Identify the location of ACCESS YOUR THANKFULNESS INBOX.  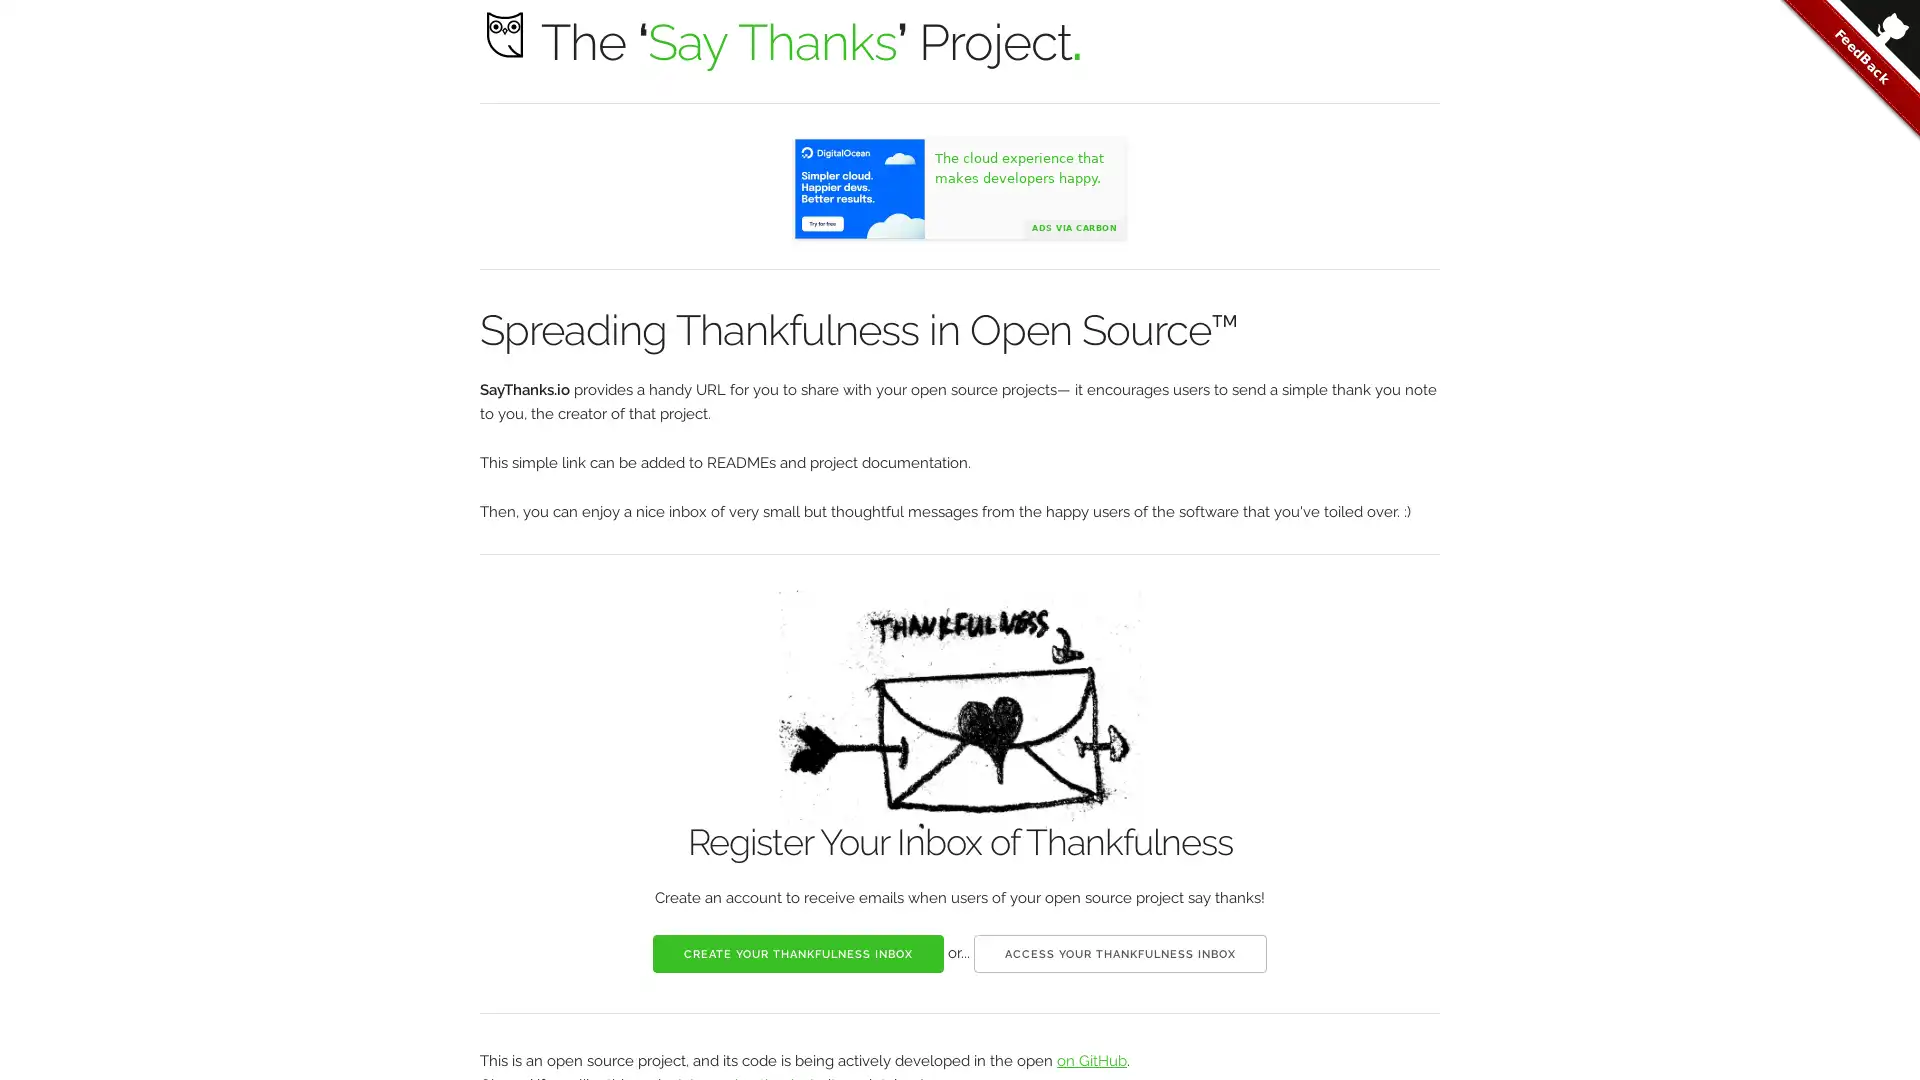
(1120, 951).